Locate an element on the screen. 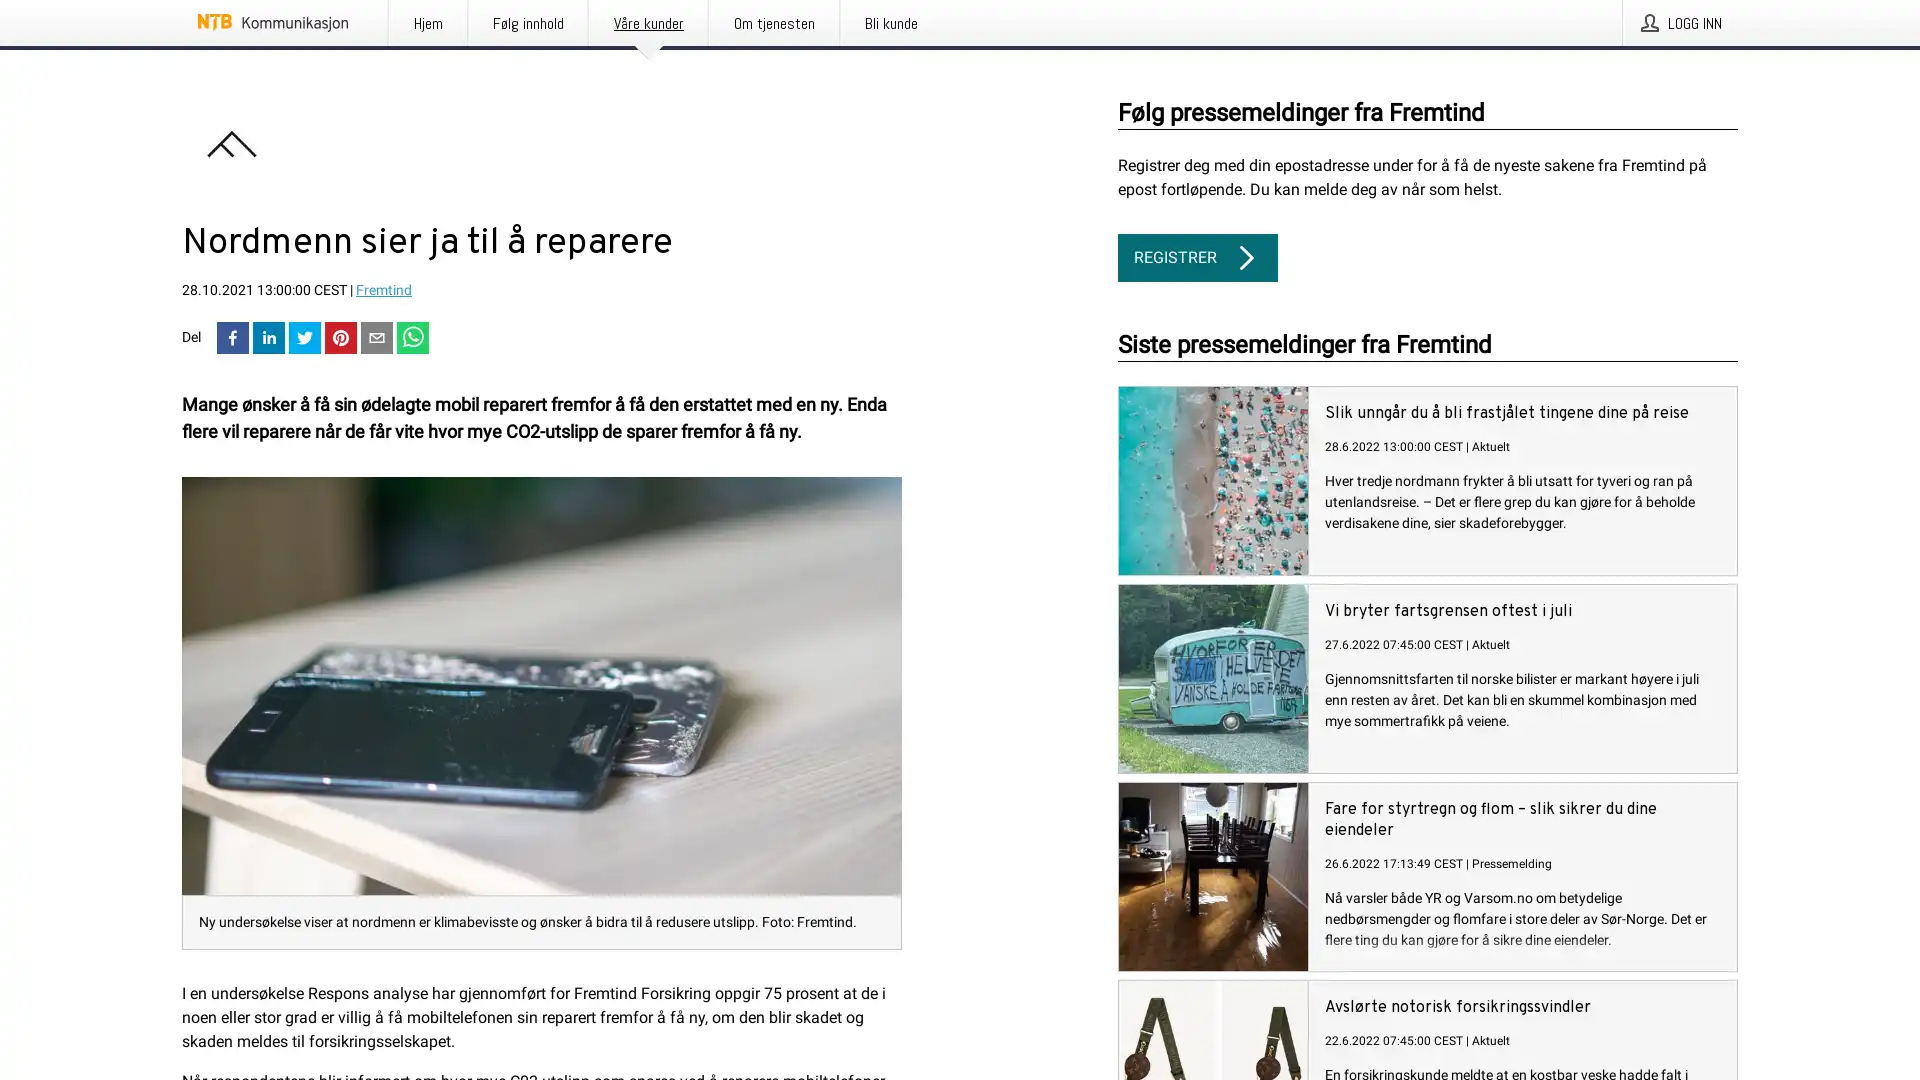 This screenshot has width=1920, height=1080. linkedin is located at coordinates (267, 338).